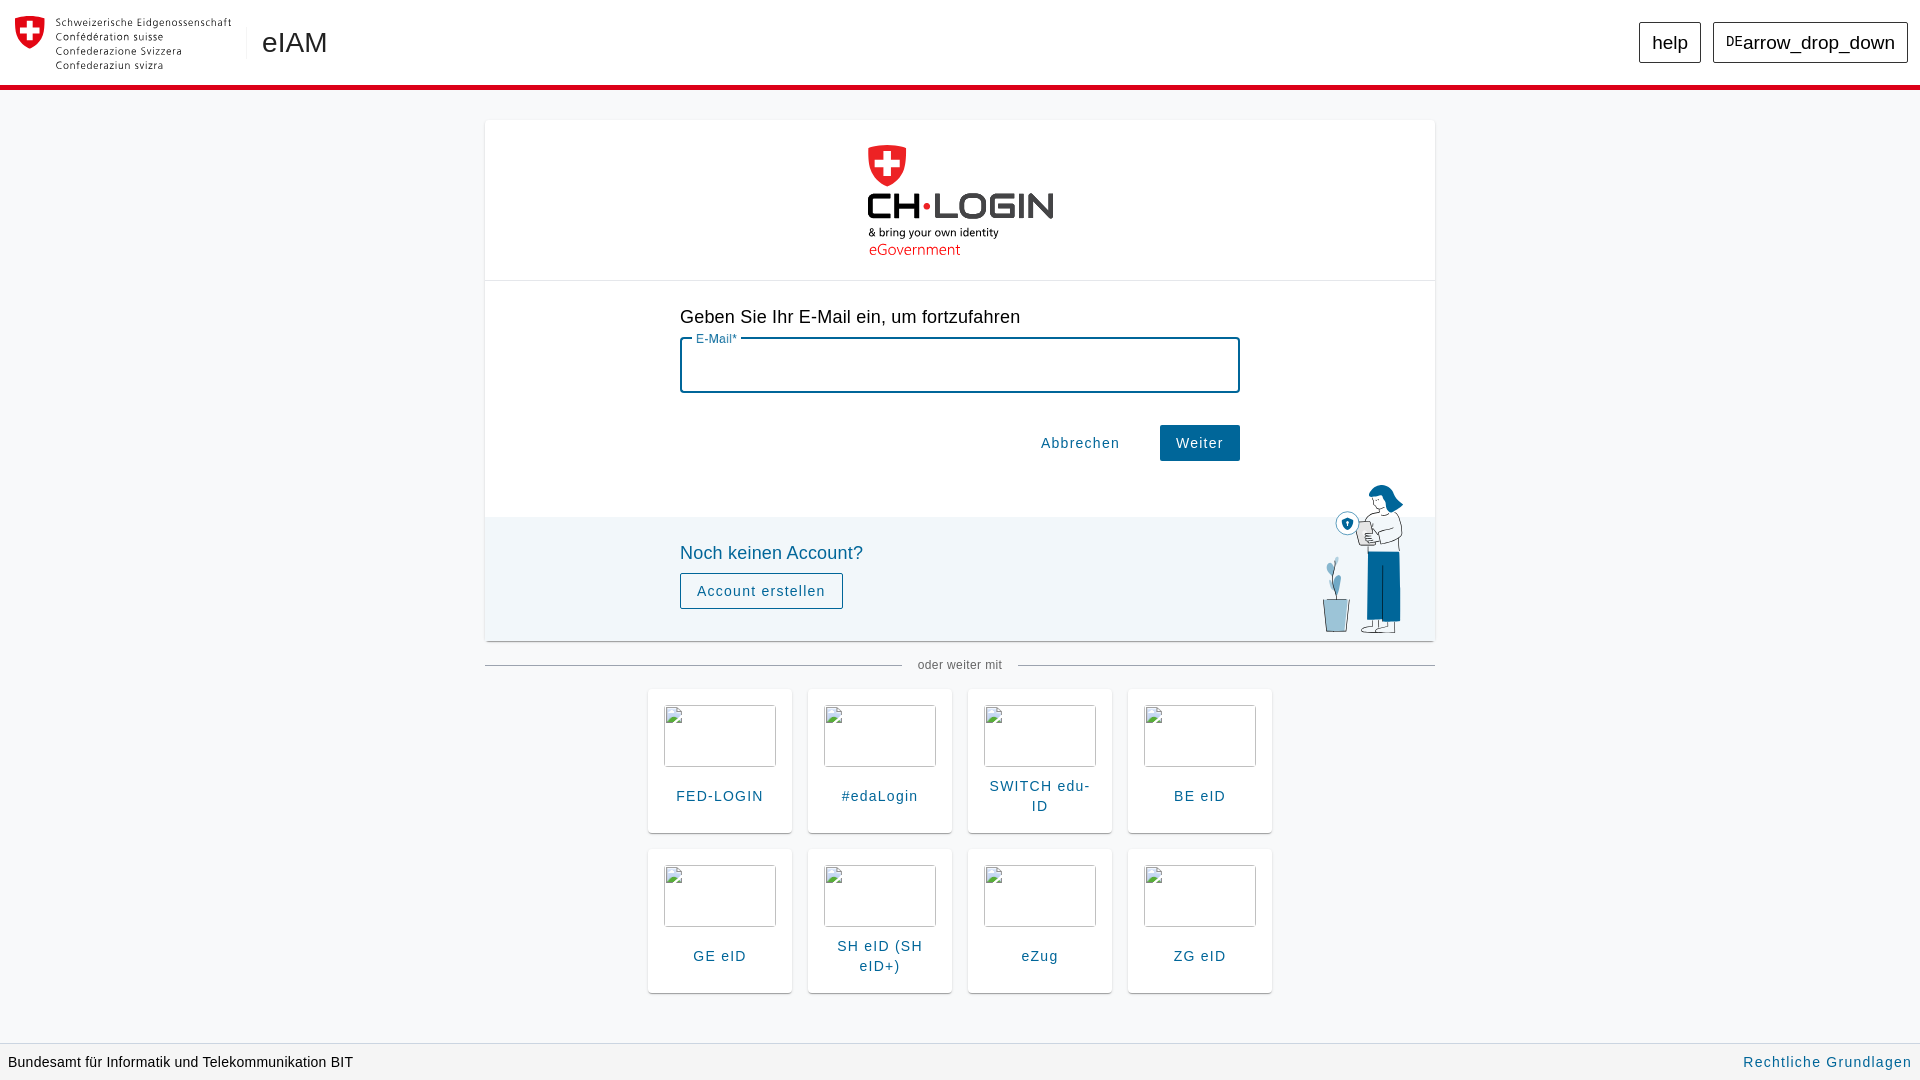 The image size is (1920, 1080). Describe the element at coordinates (1685, 42) in the screenshot. I see `'help'` at that location.